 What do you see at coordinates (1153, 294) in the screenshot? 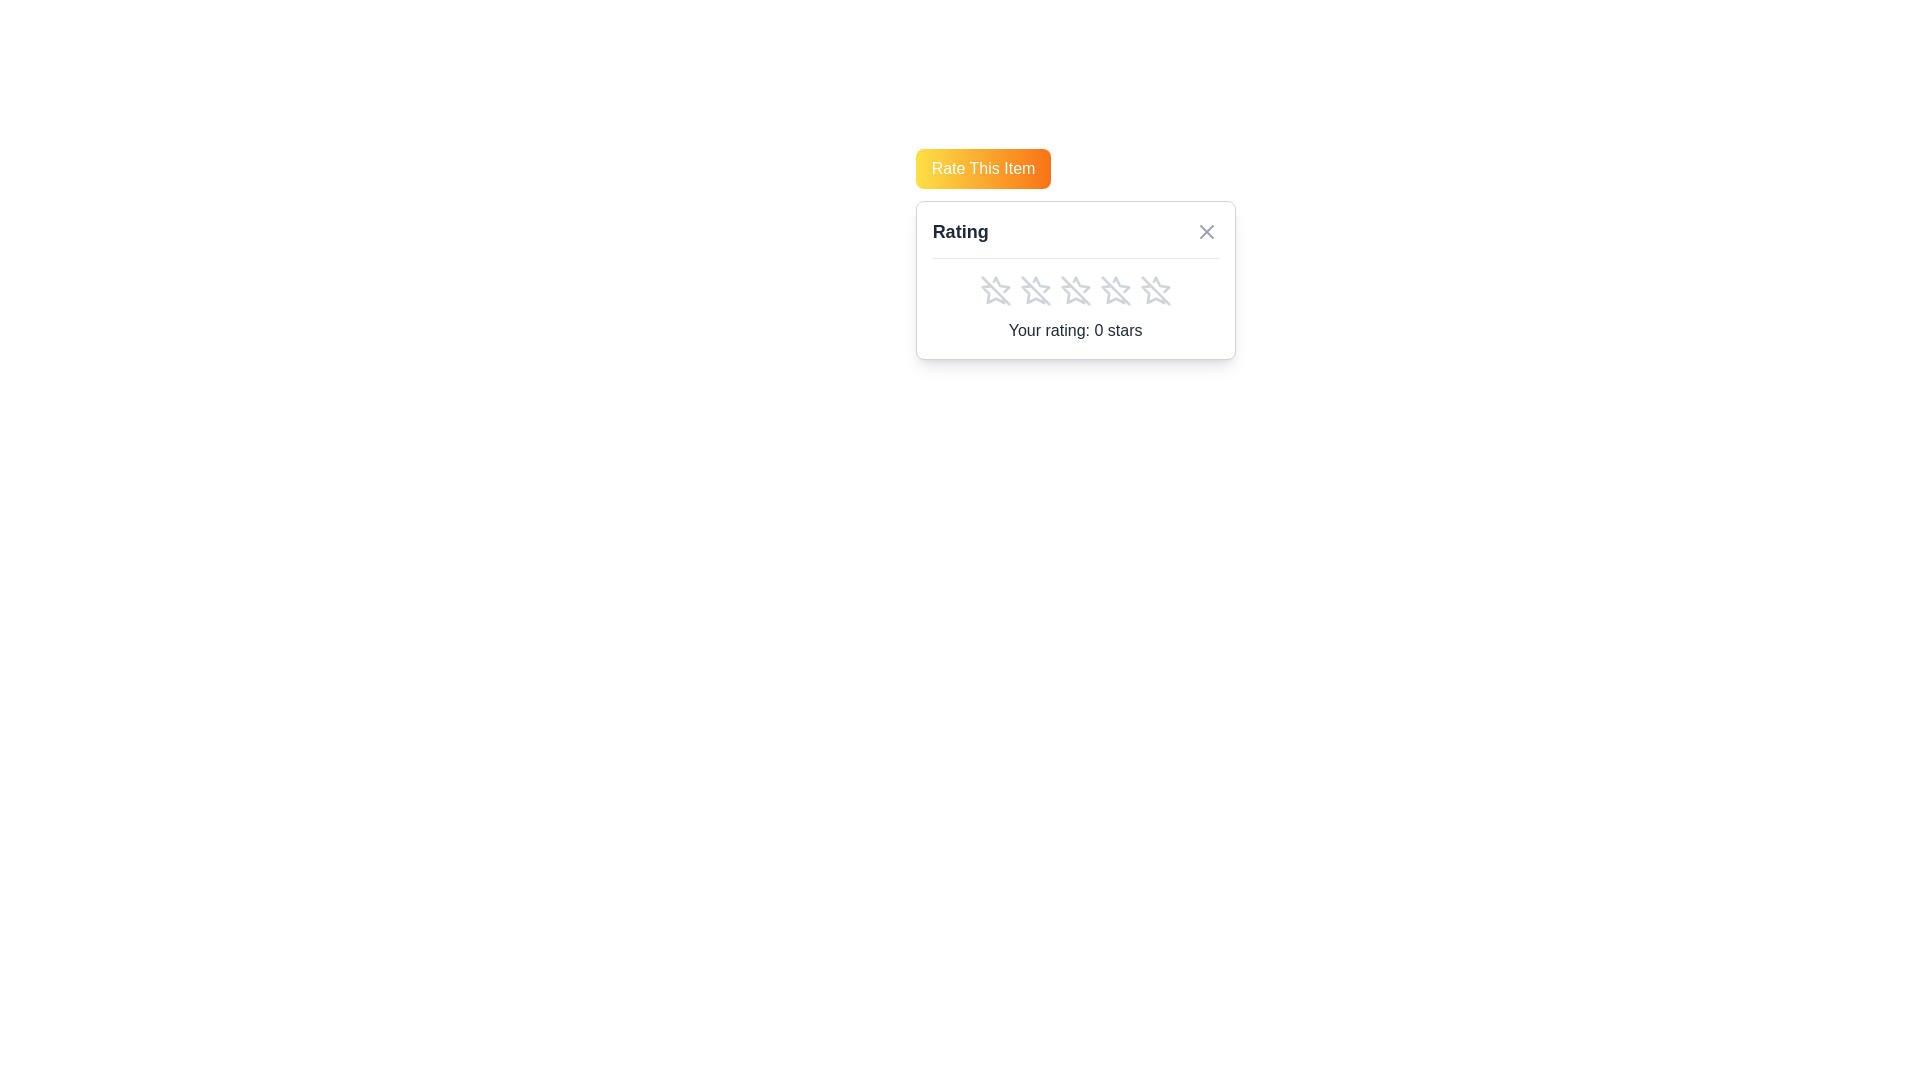
I see `the fifth star icon in the rating widget` at bounding box center [1153, 294].